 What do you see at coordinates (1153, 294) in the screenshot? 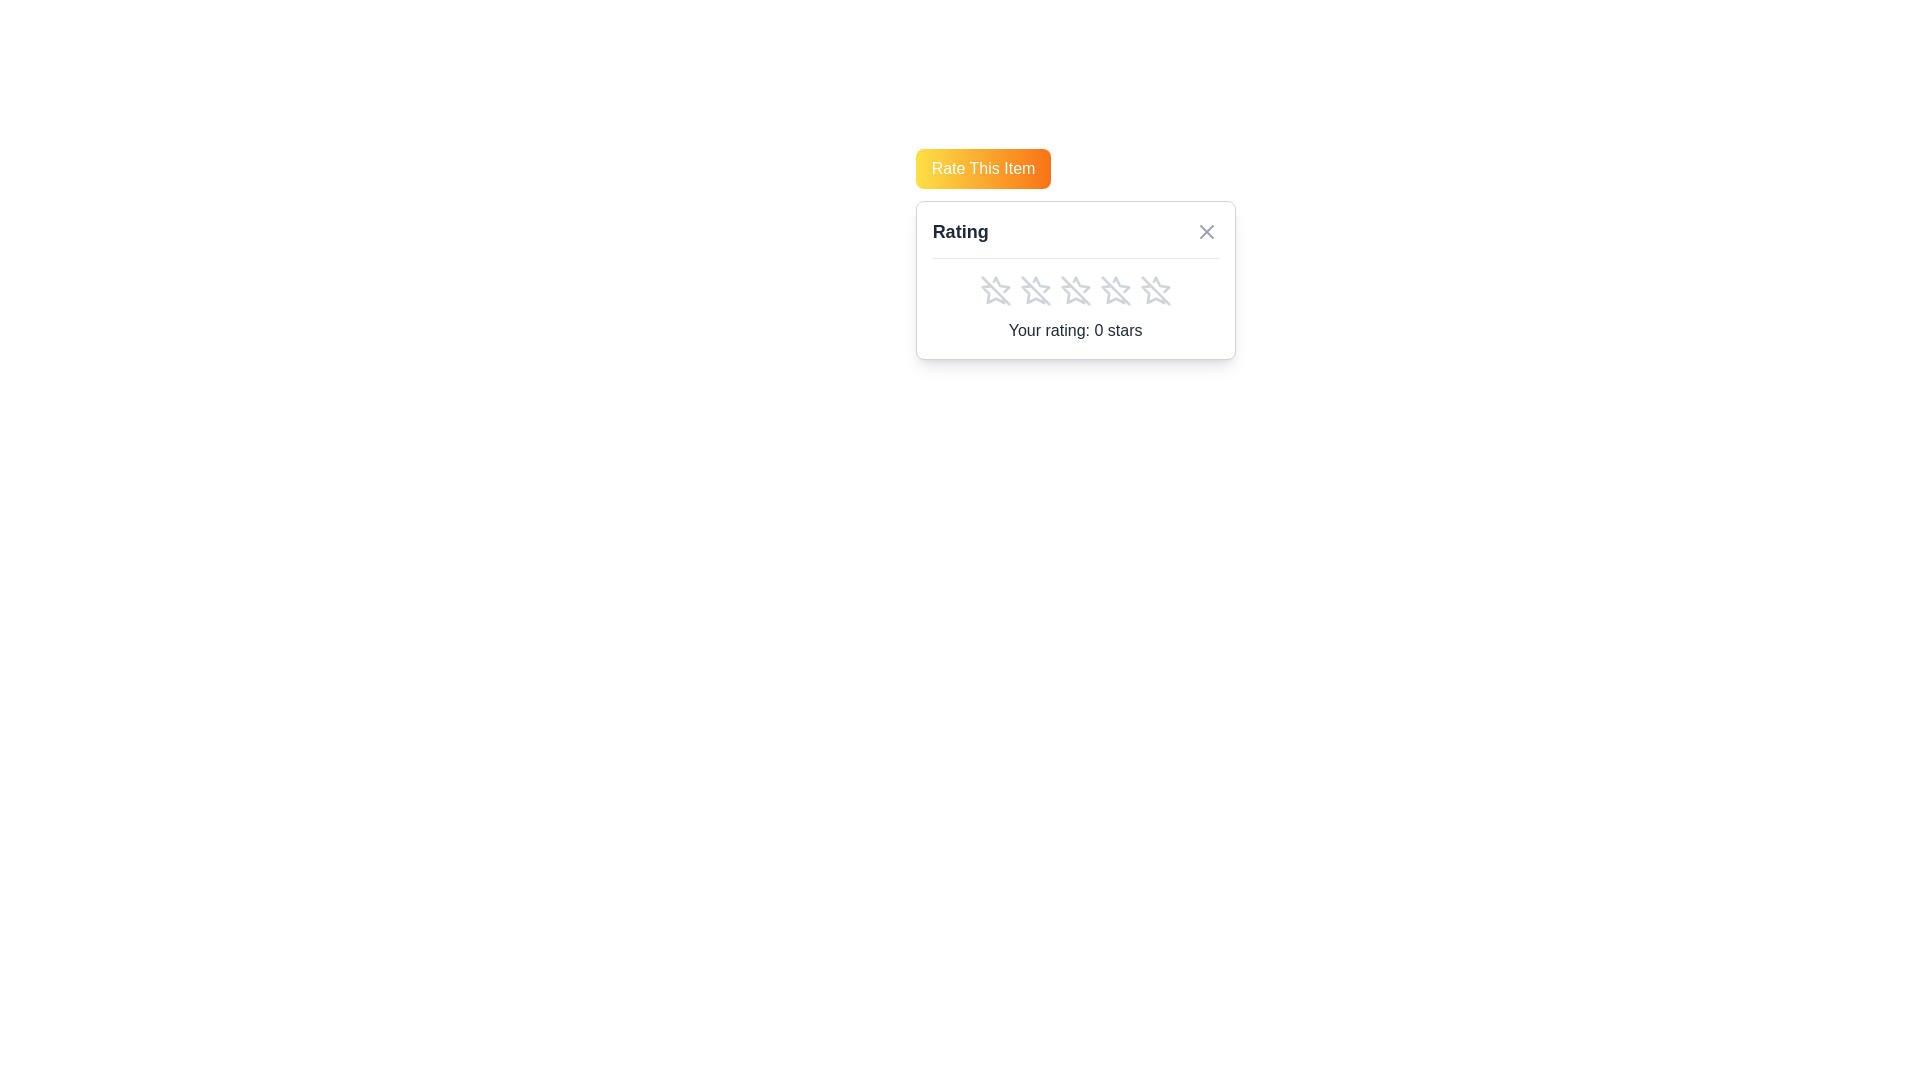
I see `the fifth star icon in the rating widget` at bounding box center [1153, 294].